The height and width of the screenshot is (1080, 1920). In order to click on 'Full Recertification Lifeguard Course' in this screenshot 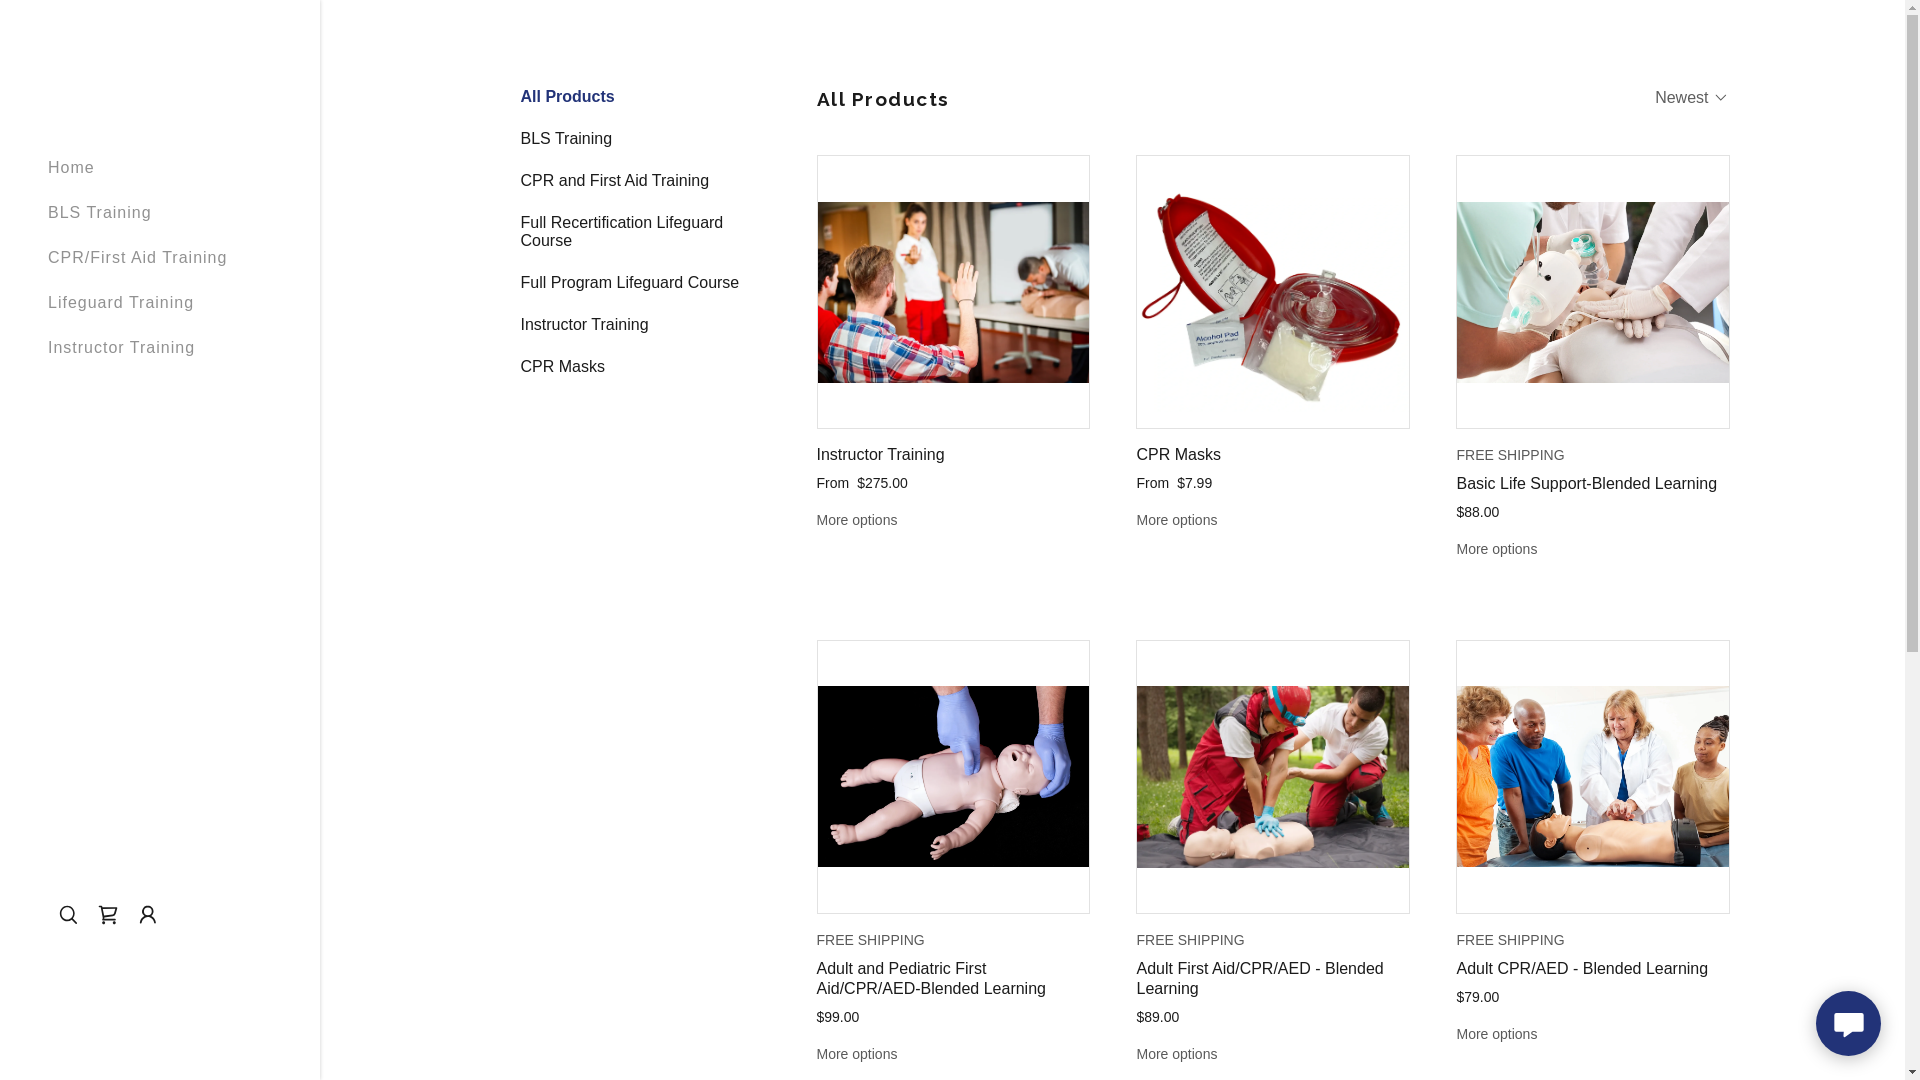, I will do `click(631, 230)`.